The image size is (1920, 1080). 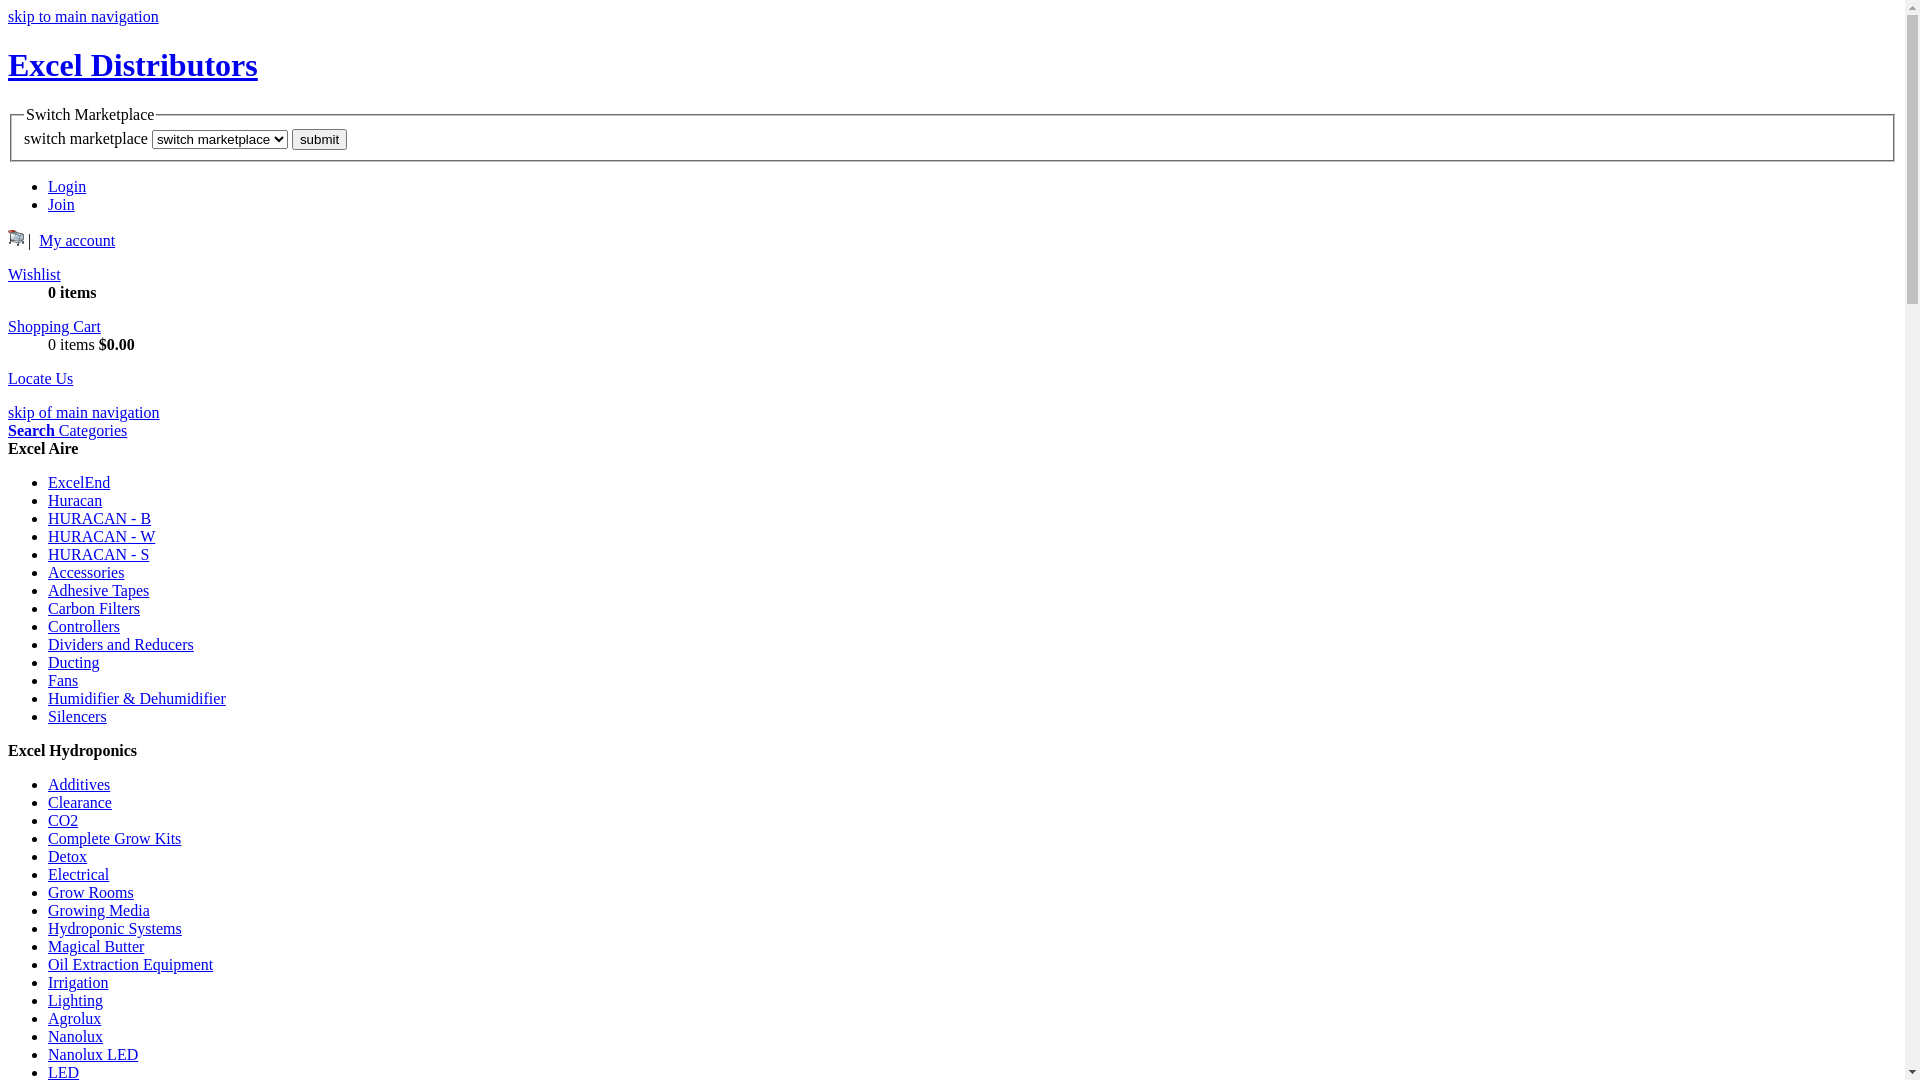 What do you see at coordinates (73, 662) in the screenshot?
I see `'Ducting'` at bounding box center [73, 662].